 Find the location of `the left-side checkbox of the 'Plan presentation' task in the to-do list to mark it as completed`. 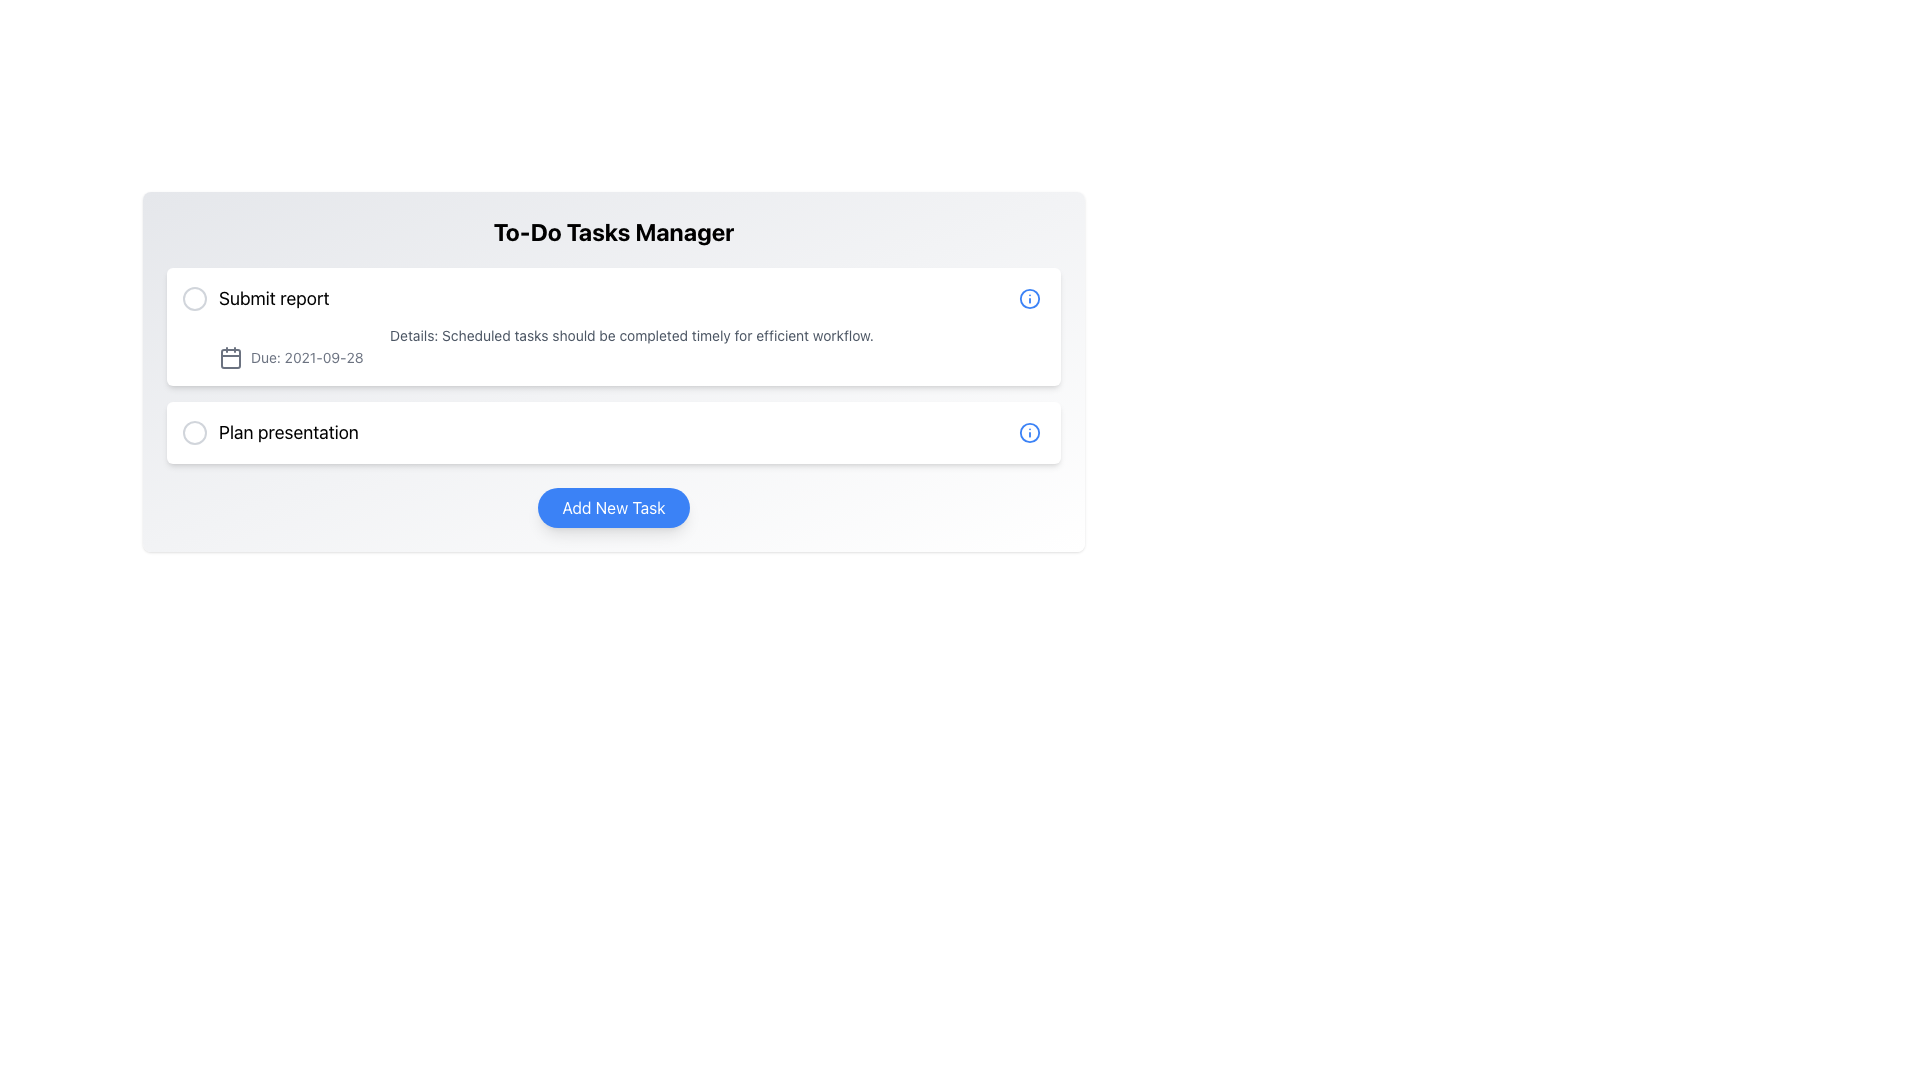

the left-side checkbox of the 'Plan presentation' task in the to-do list to mark it as completed is located at coordinates (613, 431).